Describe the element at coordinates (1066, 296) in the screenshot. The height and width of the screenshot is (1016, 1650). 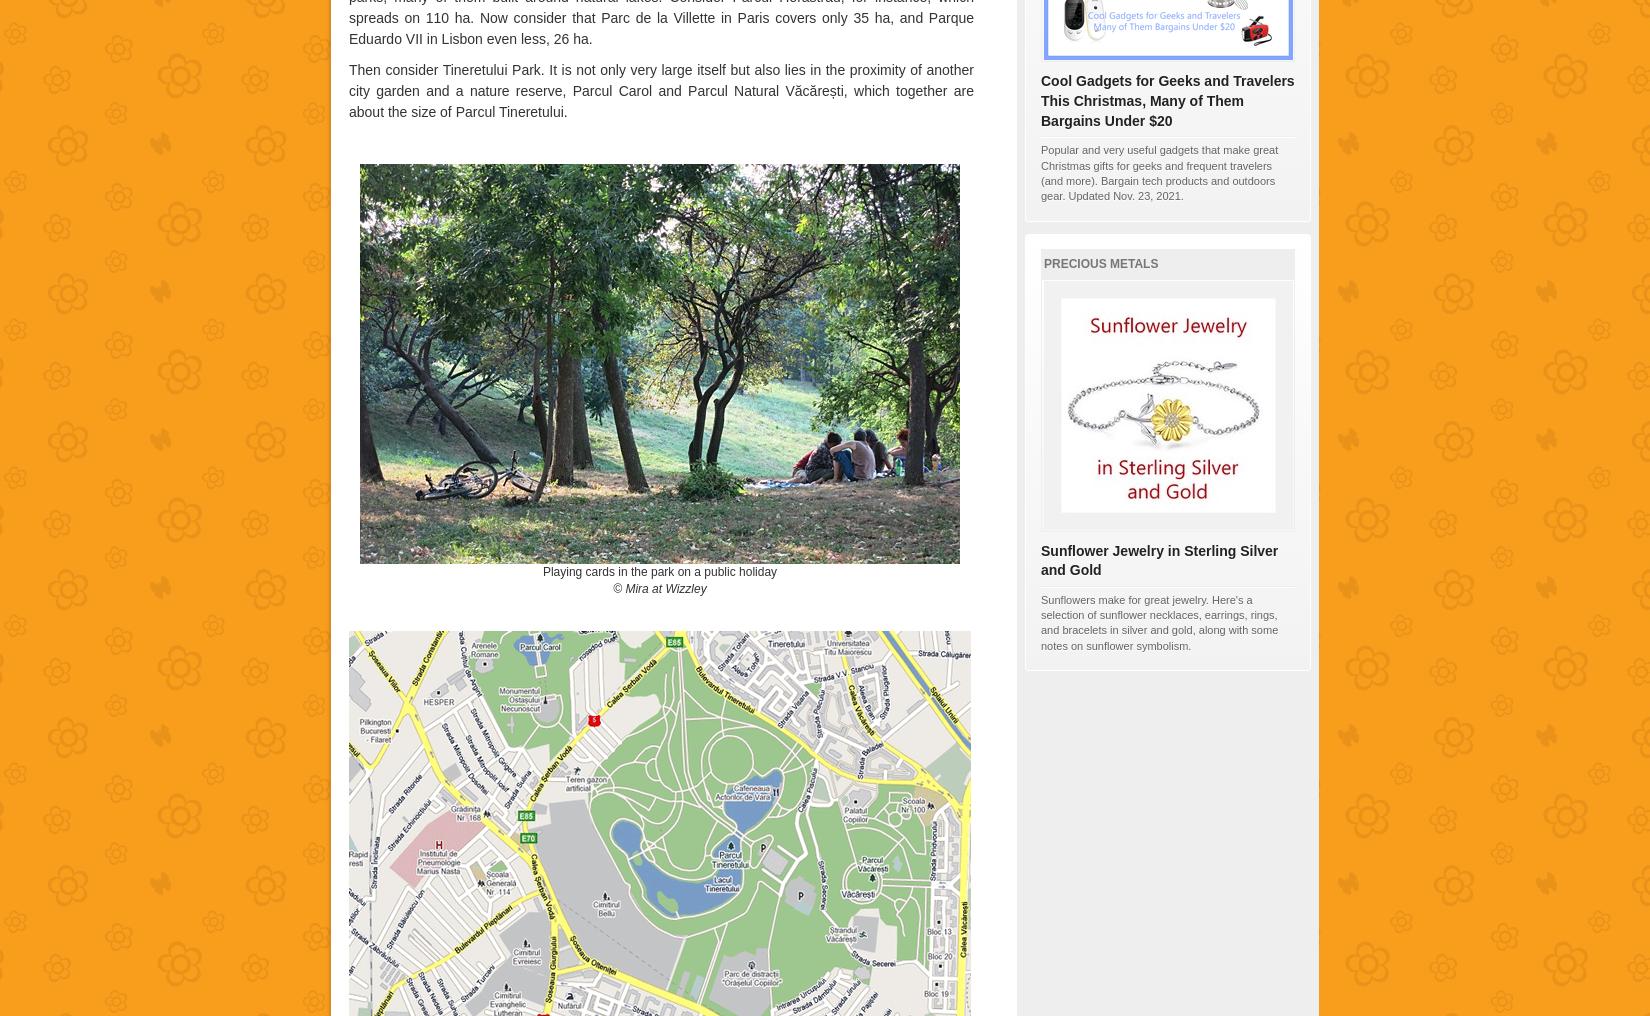
I see `'100%'` at that location.